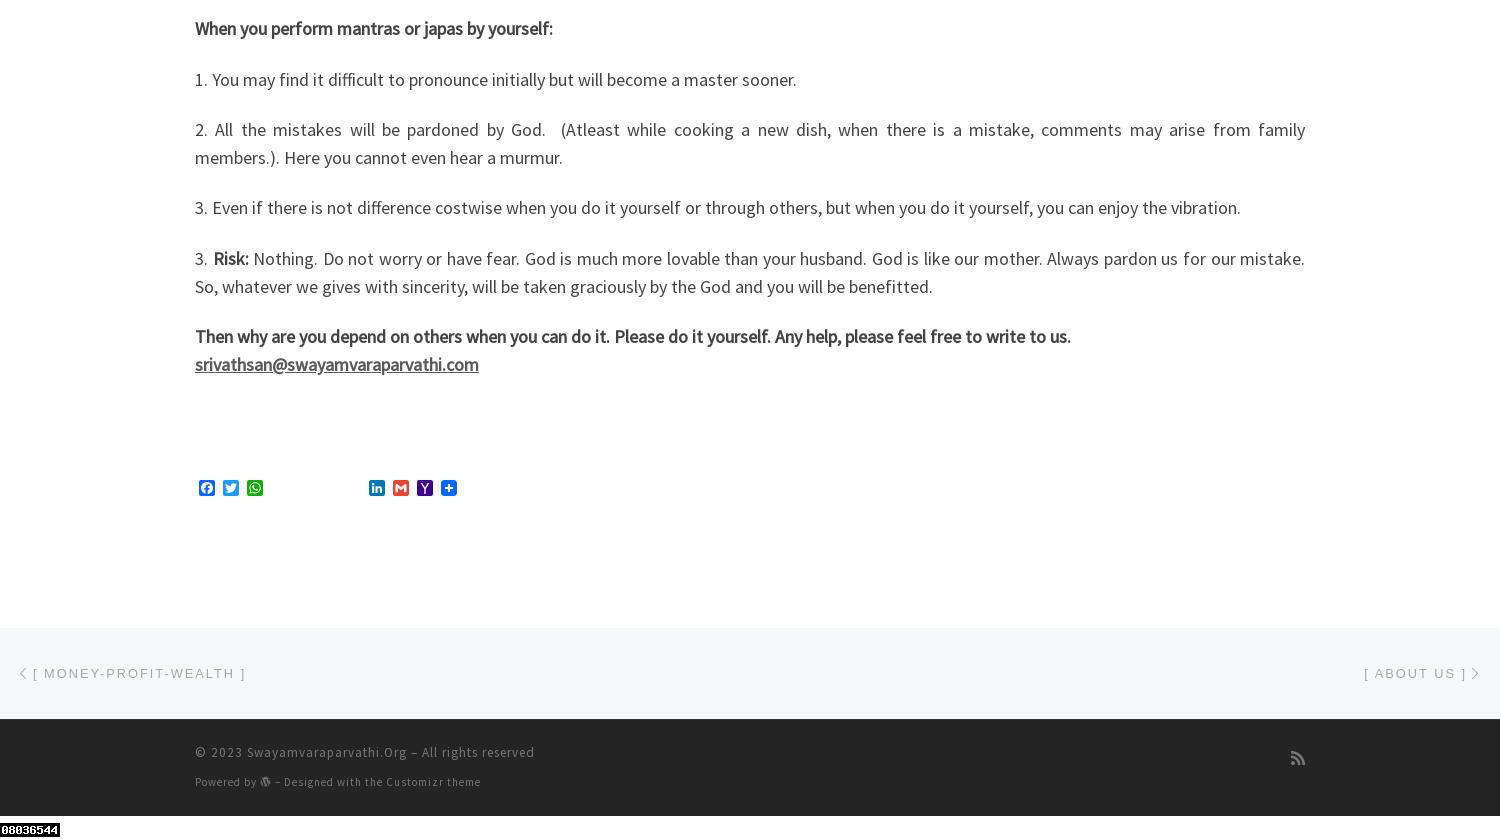 Image resolution: width=1500 pixels, height=839 pixels. What do you see at coordinates (750, 271) in the screenshot?
I see `'Nothing. Do not worry or have fear. God is much more lovable than your husband. God is like our mother. Always pardon us for our mistake. So, whatever we gives with sincerity, will be taken graciously by the God and you will be benefitted.'` at bounding box center [750, 271].